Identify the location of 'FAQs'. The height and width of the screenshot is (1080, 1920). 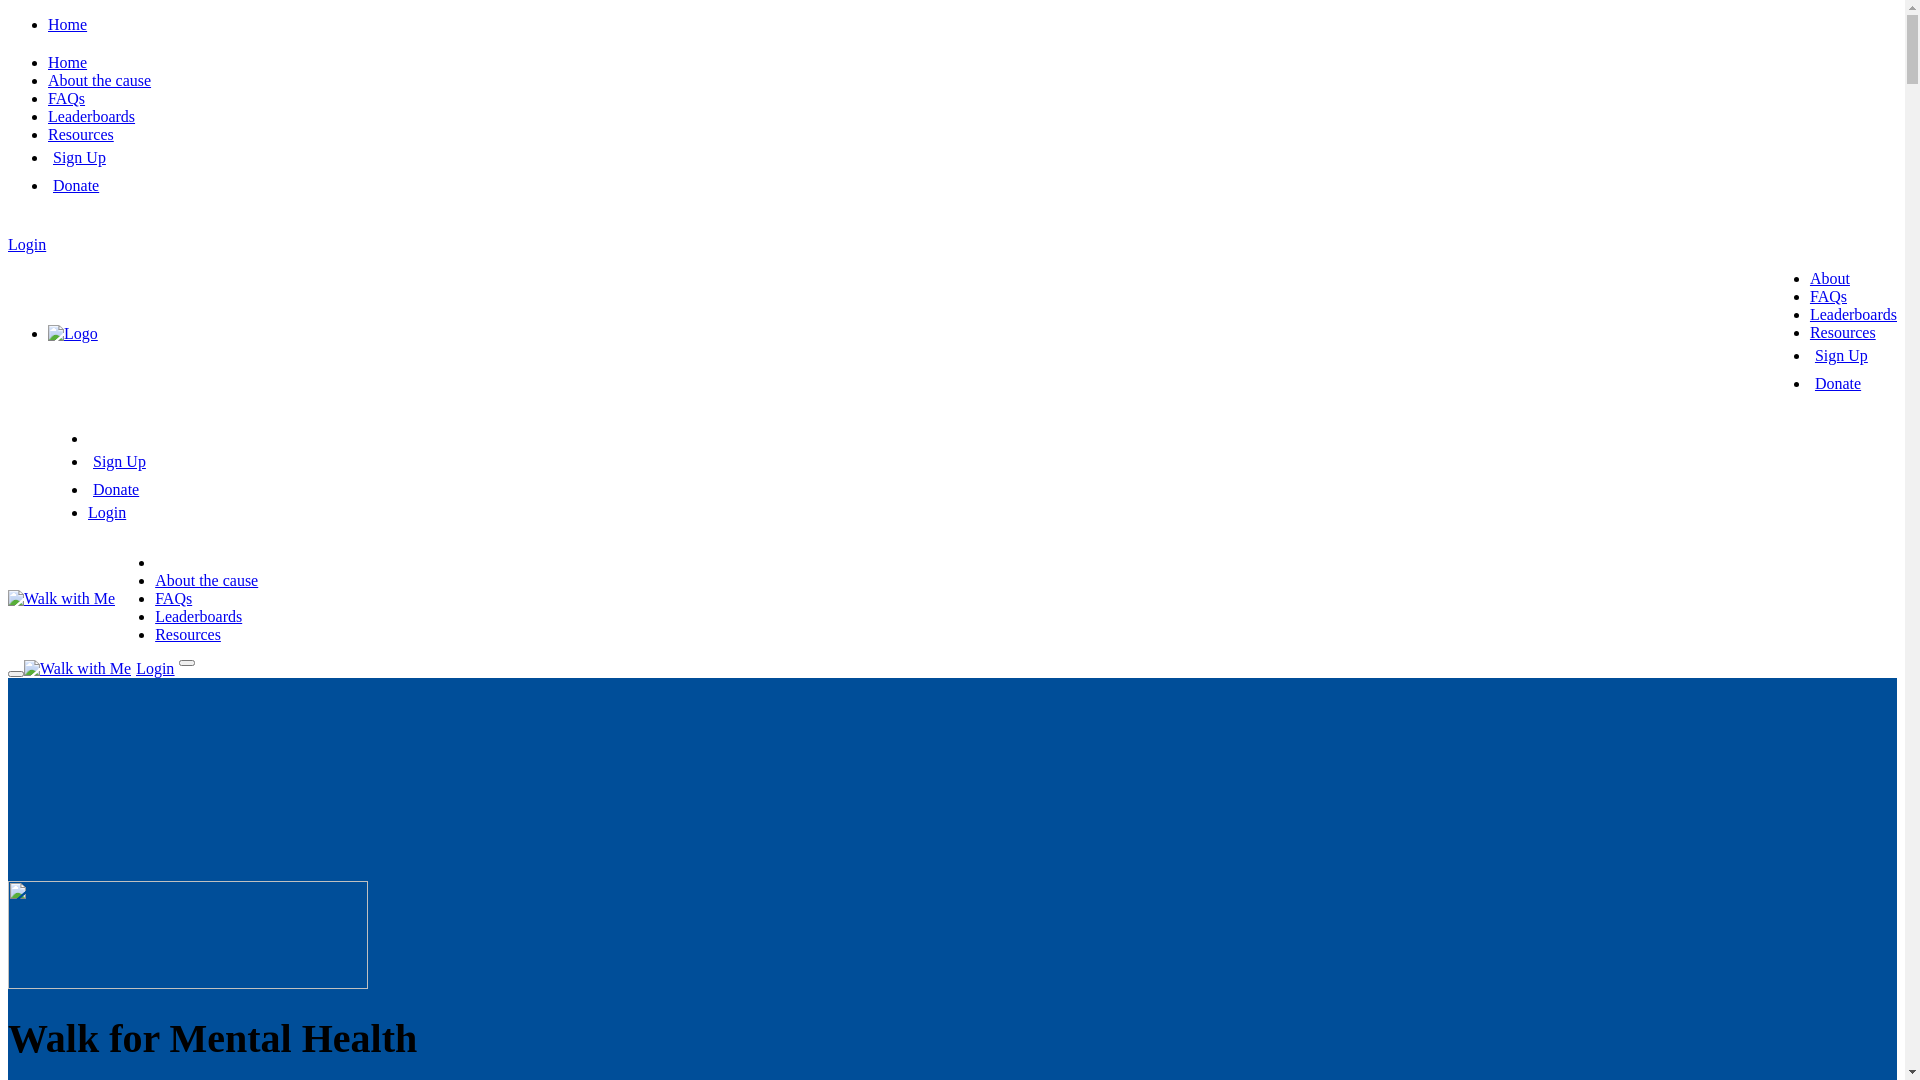
(173, 597).